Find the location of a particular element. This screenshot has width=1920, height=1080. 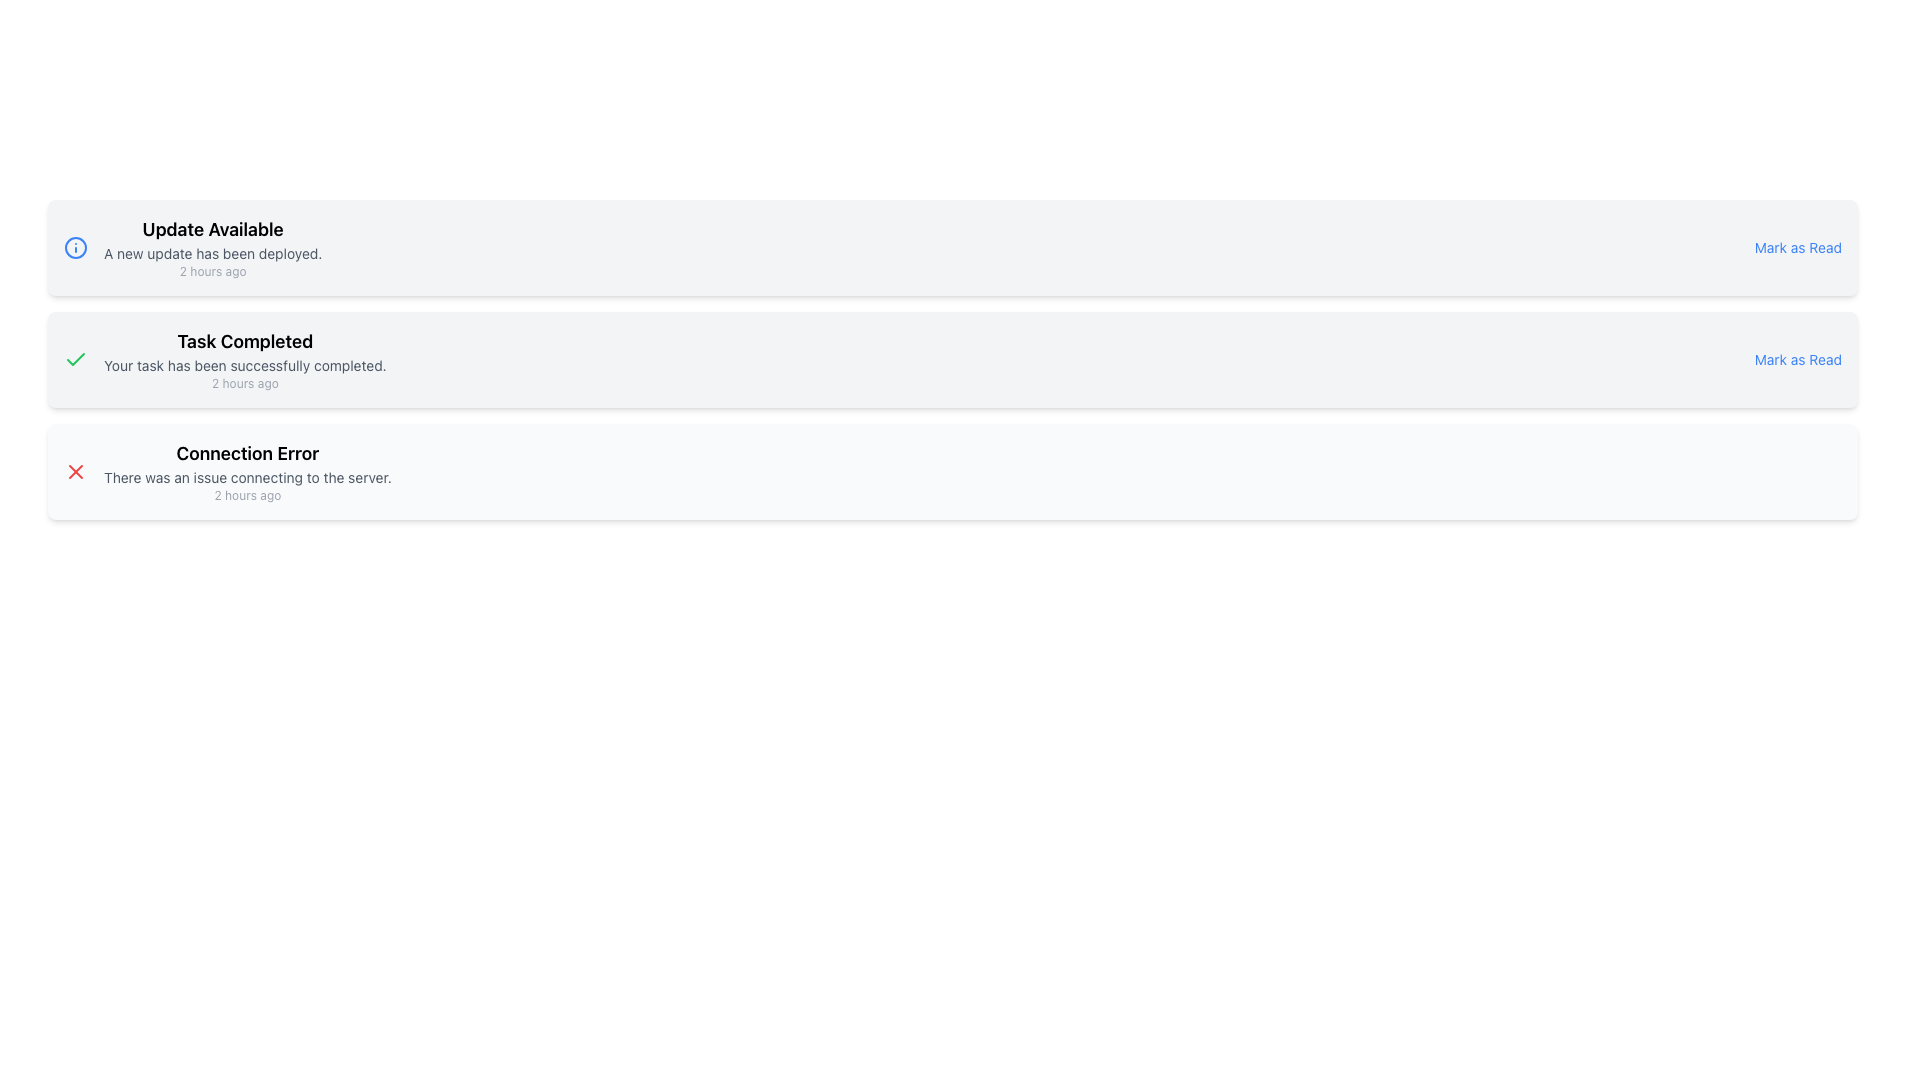

the 'Mark as Read' button styled as a hyperlink in blue, located on the far right of the 'Task Completed' notification card is located at coordinates (1798, 358).